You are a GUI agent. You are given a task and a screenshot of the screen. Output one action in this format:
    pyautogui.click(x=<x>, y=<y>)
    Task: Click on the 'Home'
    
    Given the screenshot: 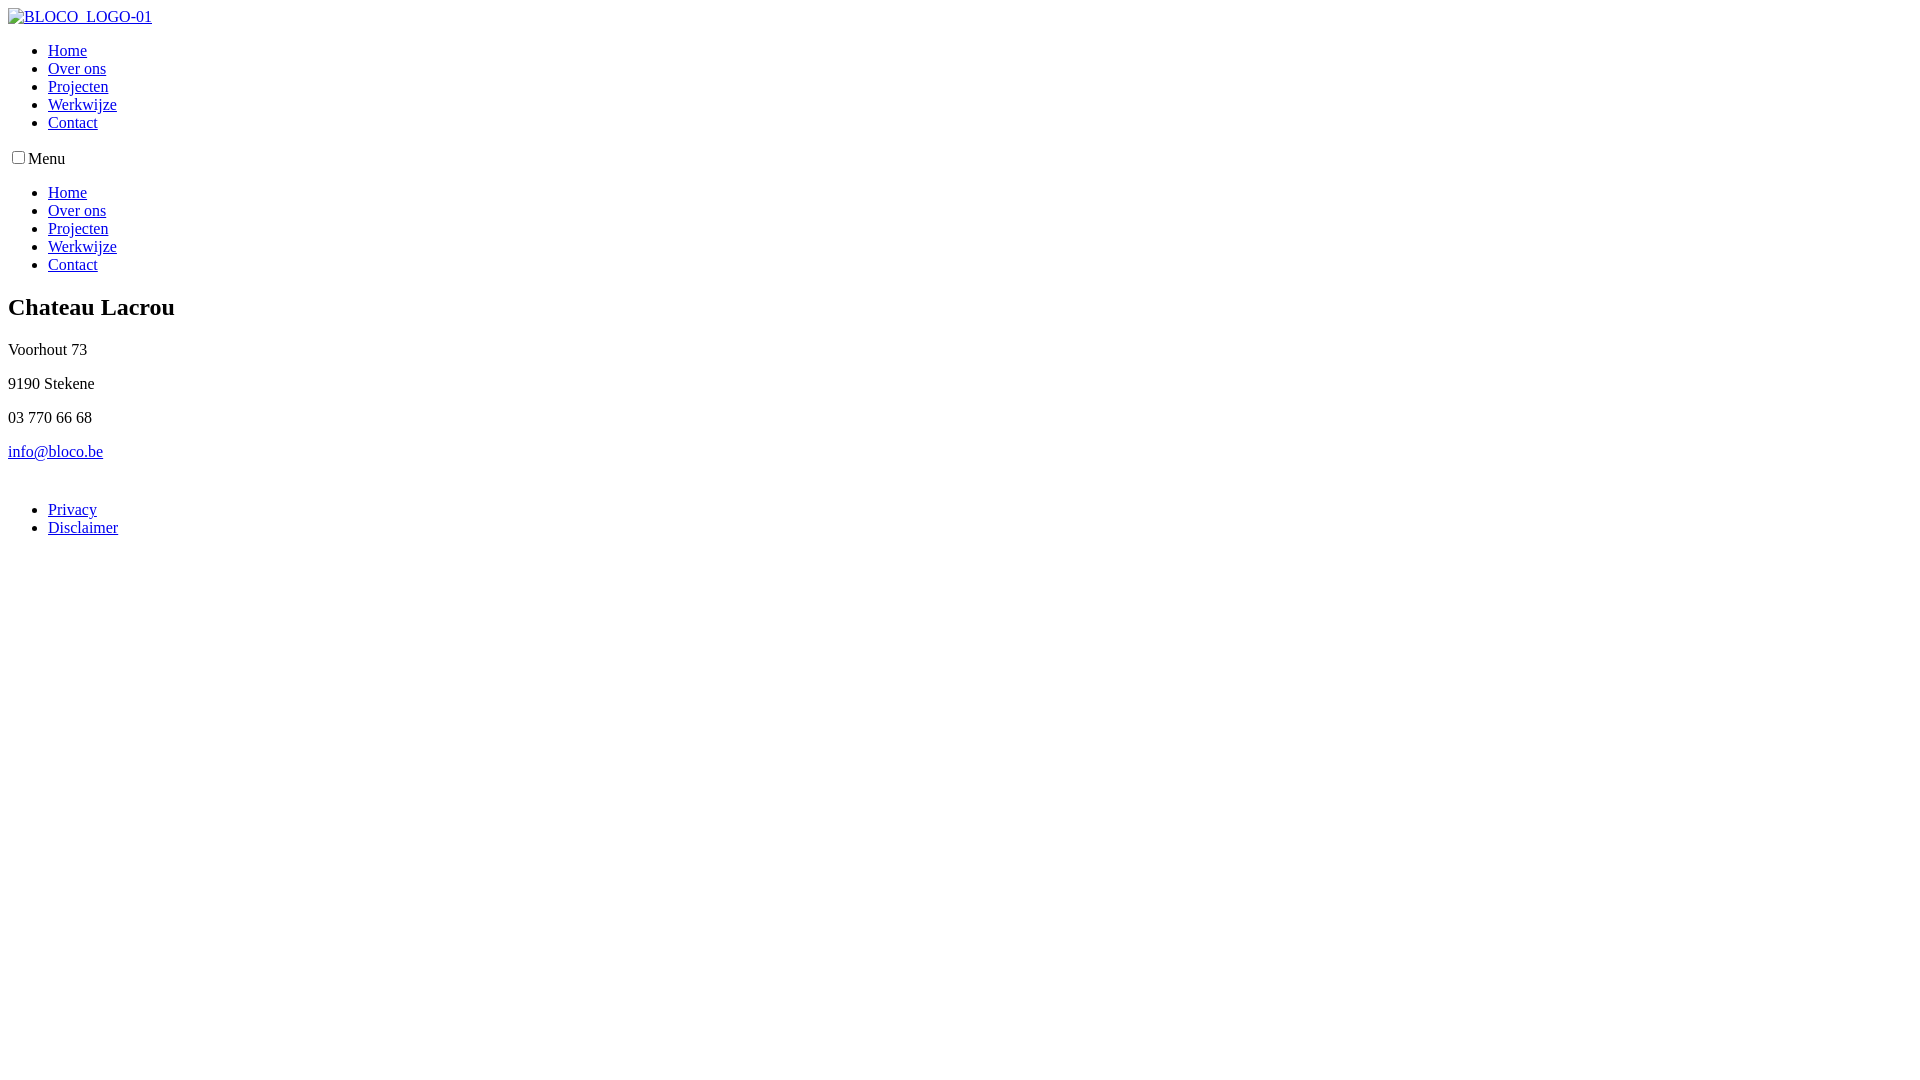 What is the action you would take?
    pyautogui.click(x=67, y=49)
    